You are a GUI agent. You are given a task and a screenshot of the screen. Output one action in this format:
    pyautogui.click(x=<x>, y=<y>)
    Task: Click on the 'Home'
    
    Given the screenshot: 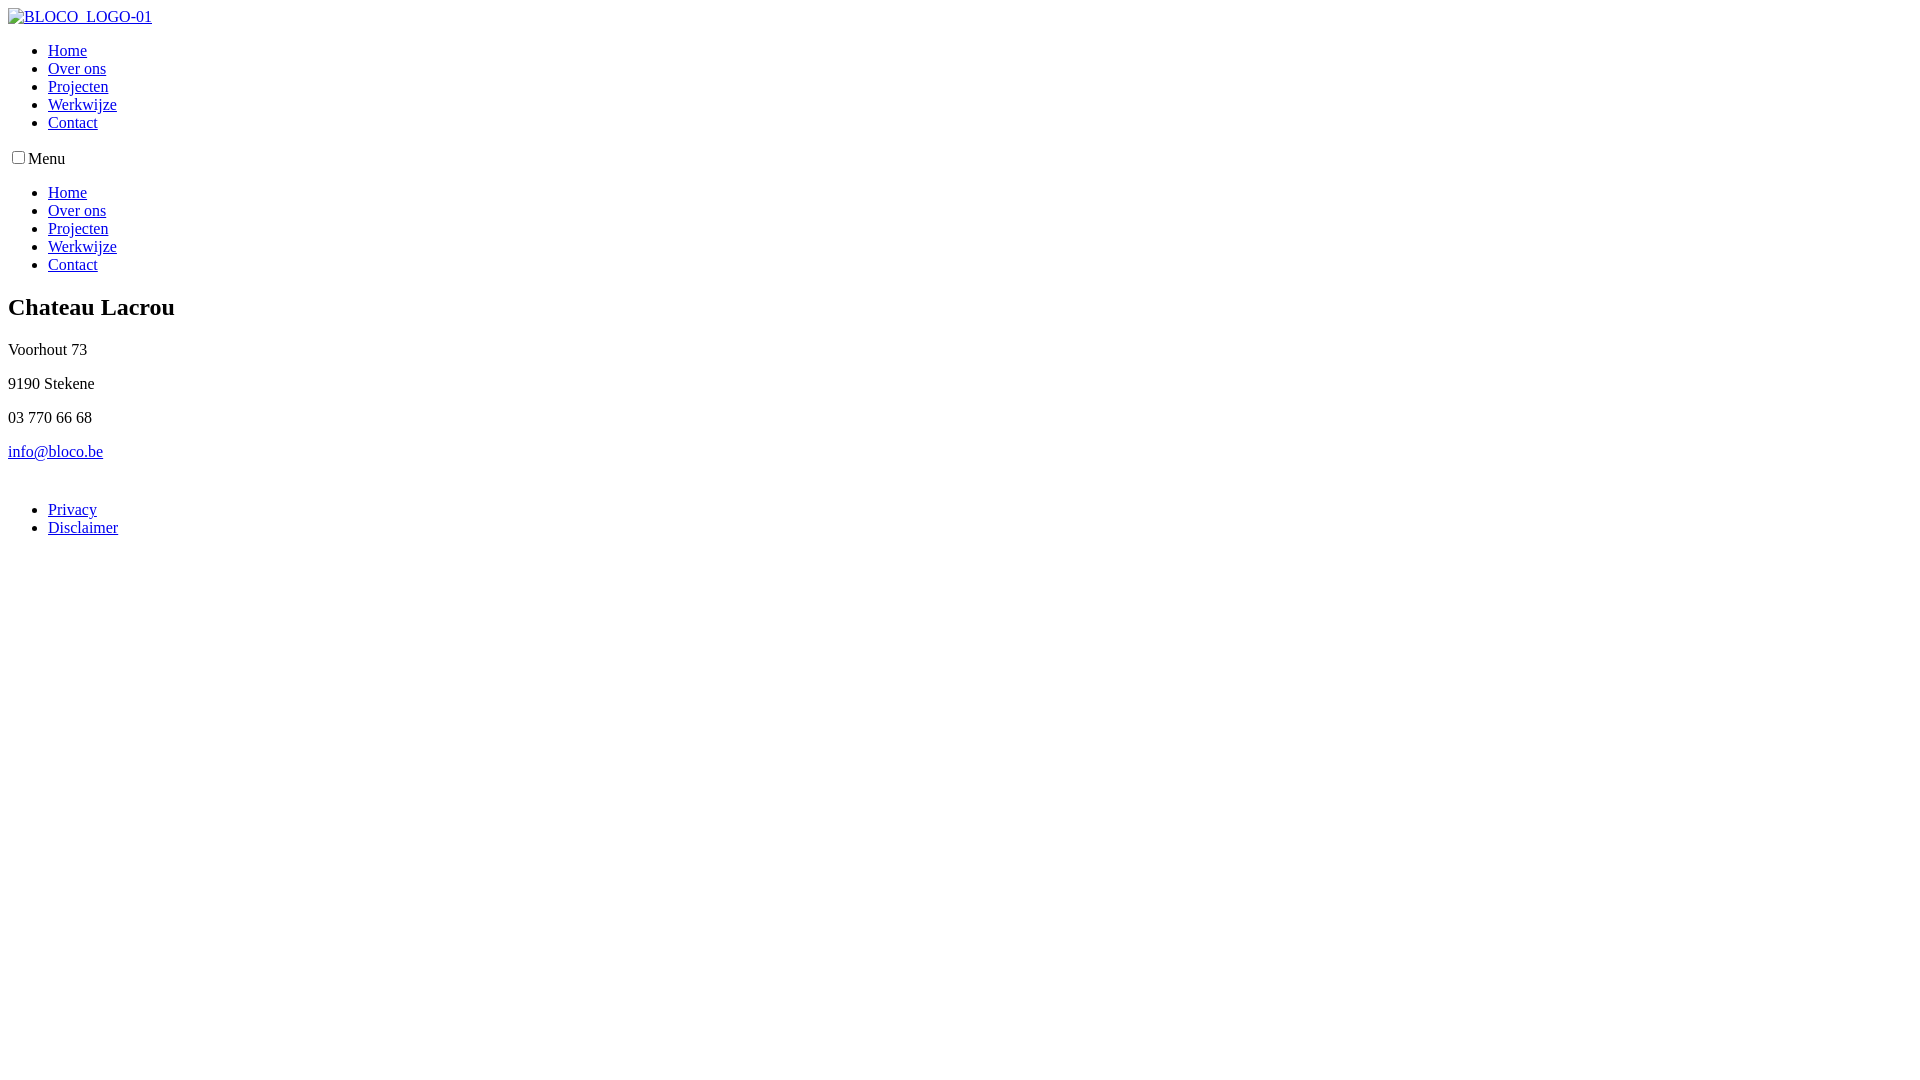 What is the action you would take?
    pyautogui.click(x=67, y=49)
    